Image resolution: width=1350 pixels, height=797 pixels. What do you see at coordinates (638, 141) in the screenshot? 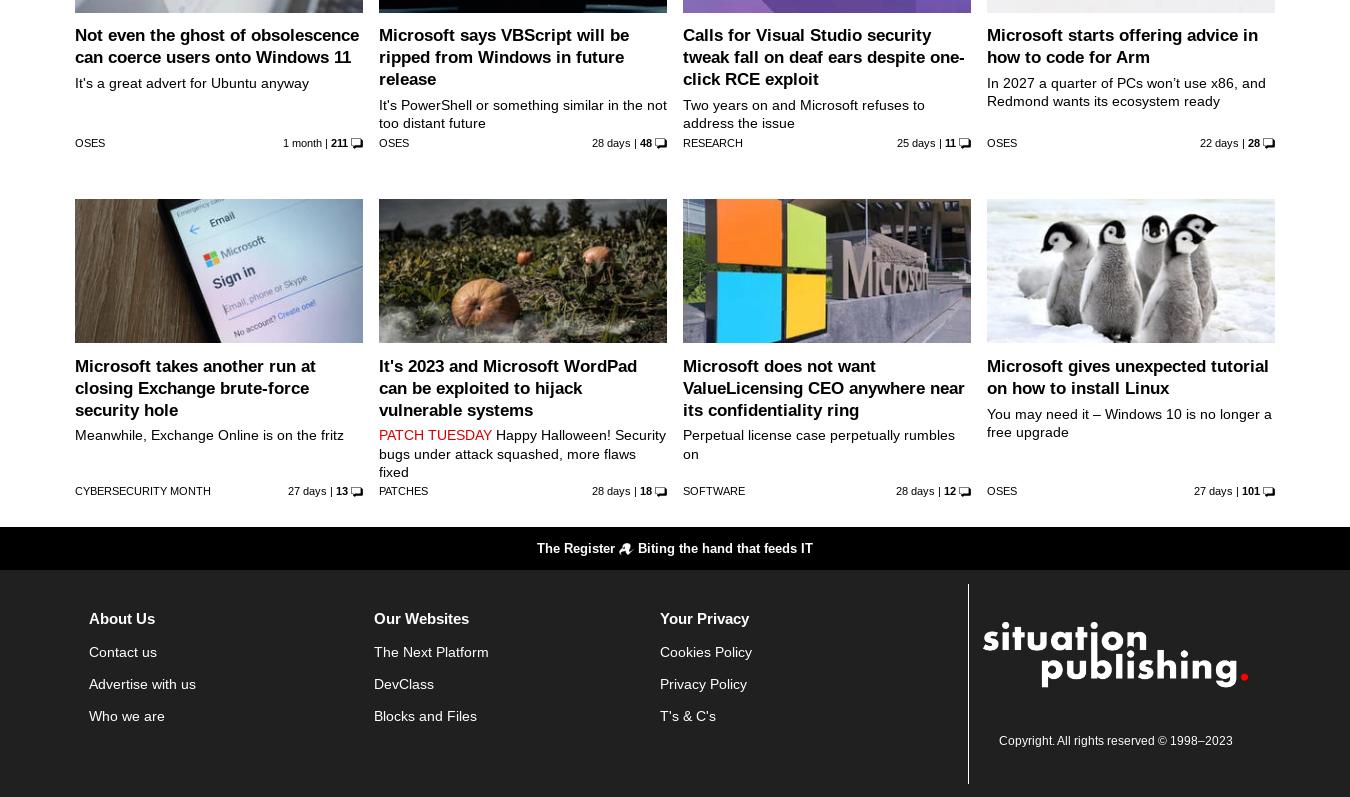
I see `'48'` at bounding box center [638, 141].